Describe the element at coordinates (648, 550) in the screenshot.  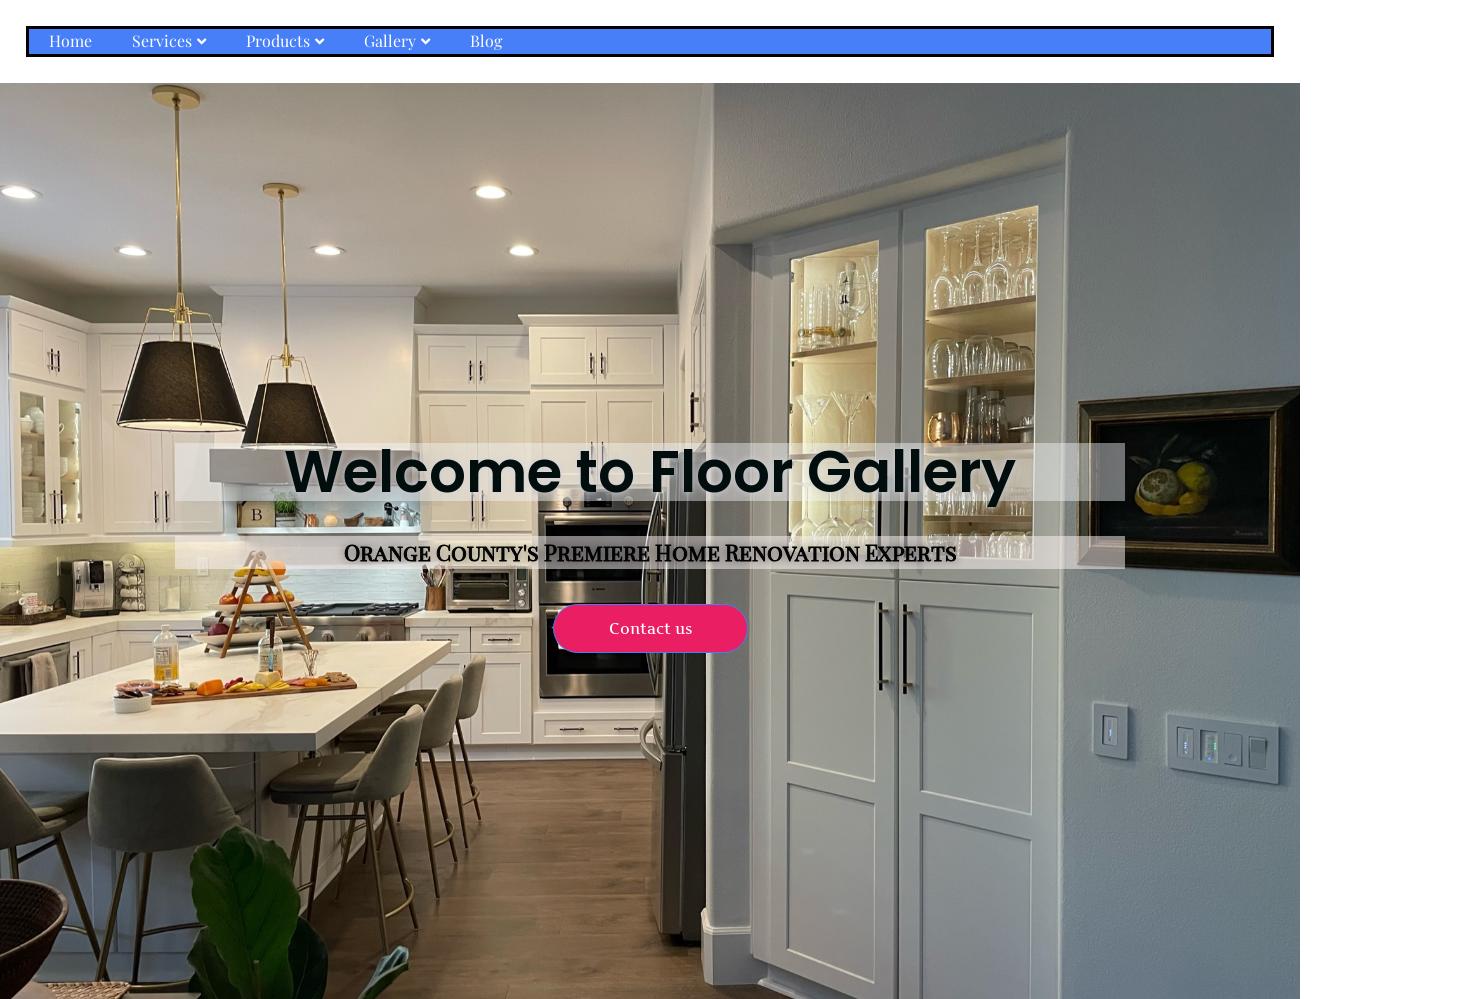
I see `'Orange County's Premiere Home Renovation Experts'` at that location.